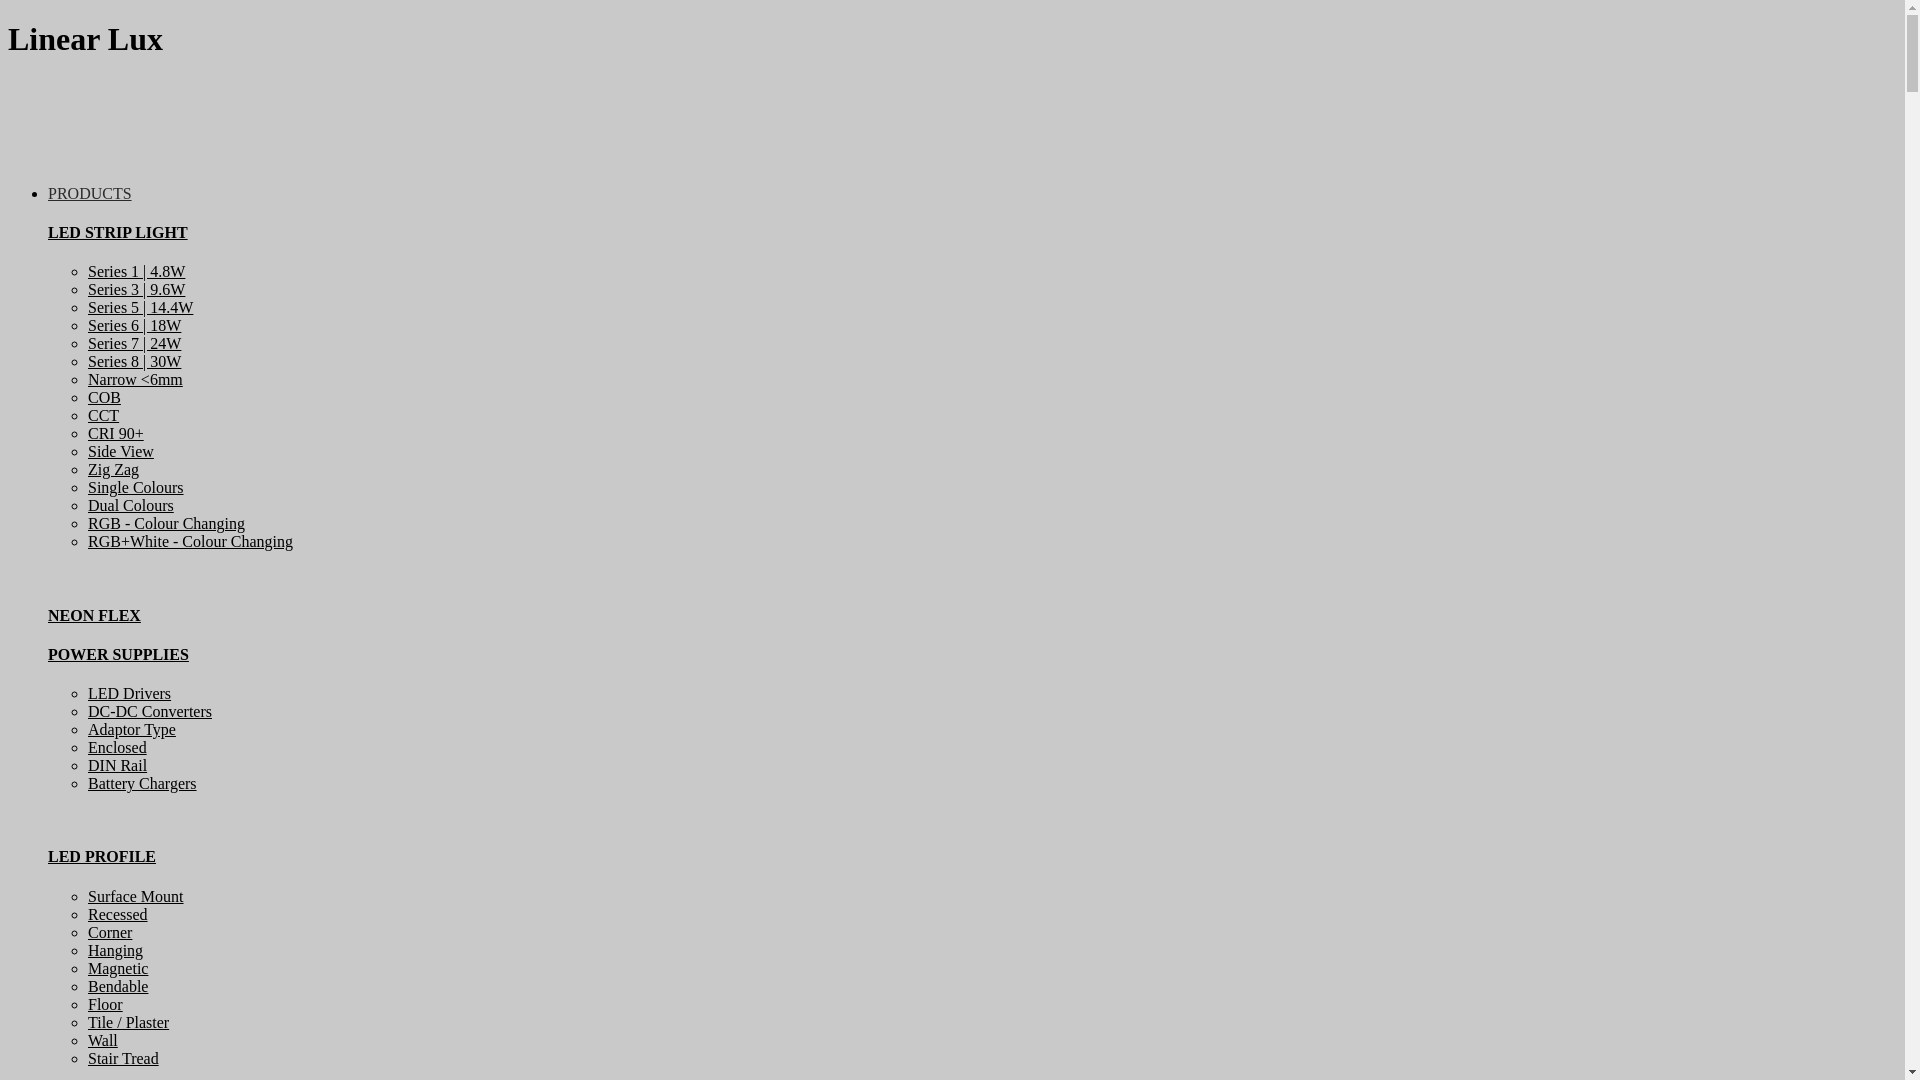 Image resolution: width=1920 pixels, height=1080 pixels. What do you see at coordinates (86, 324) in the screenshot?
I see `'Series 6 | 18W'` at bounding box center [86, 324].